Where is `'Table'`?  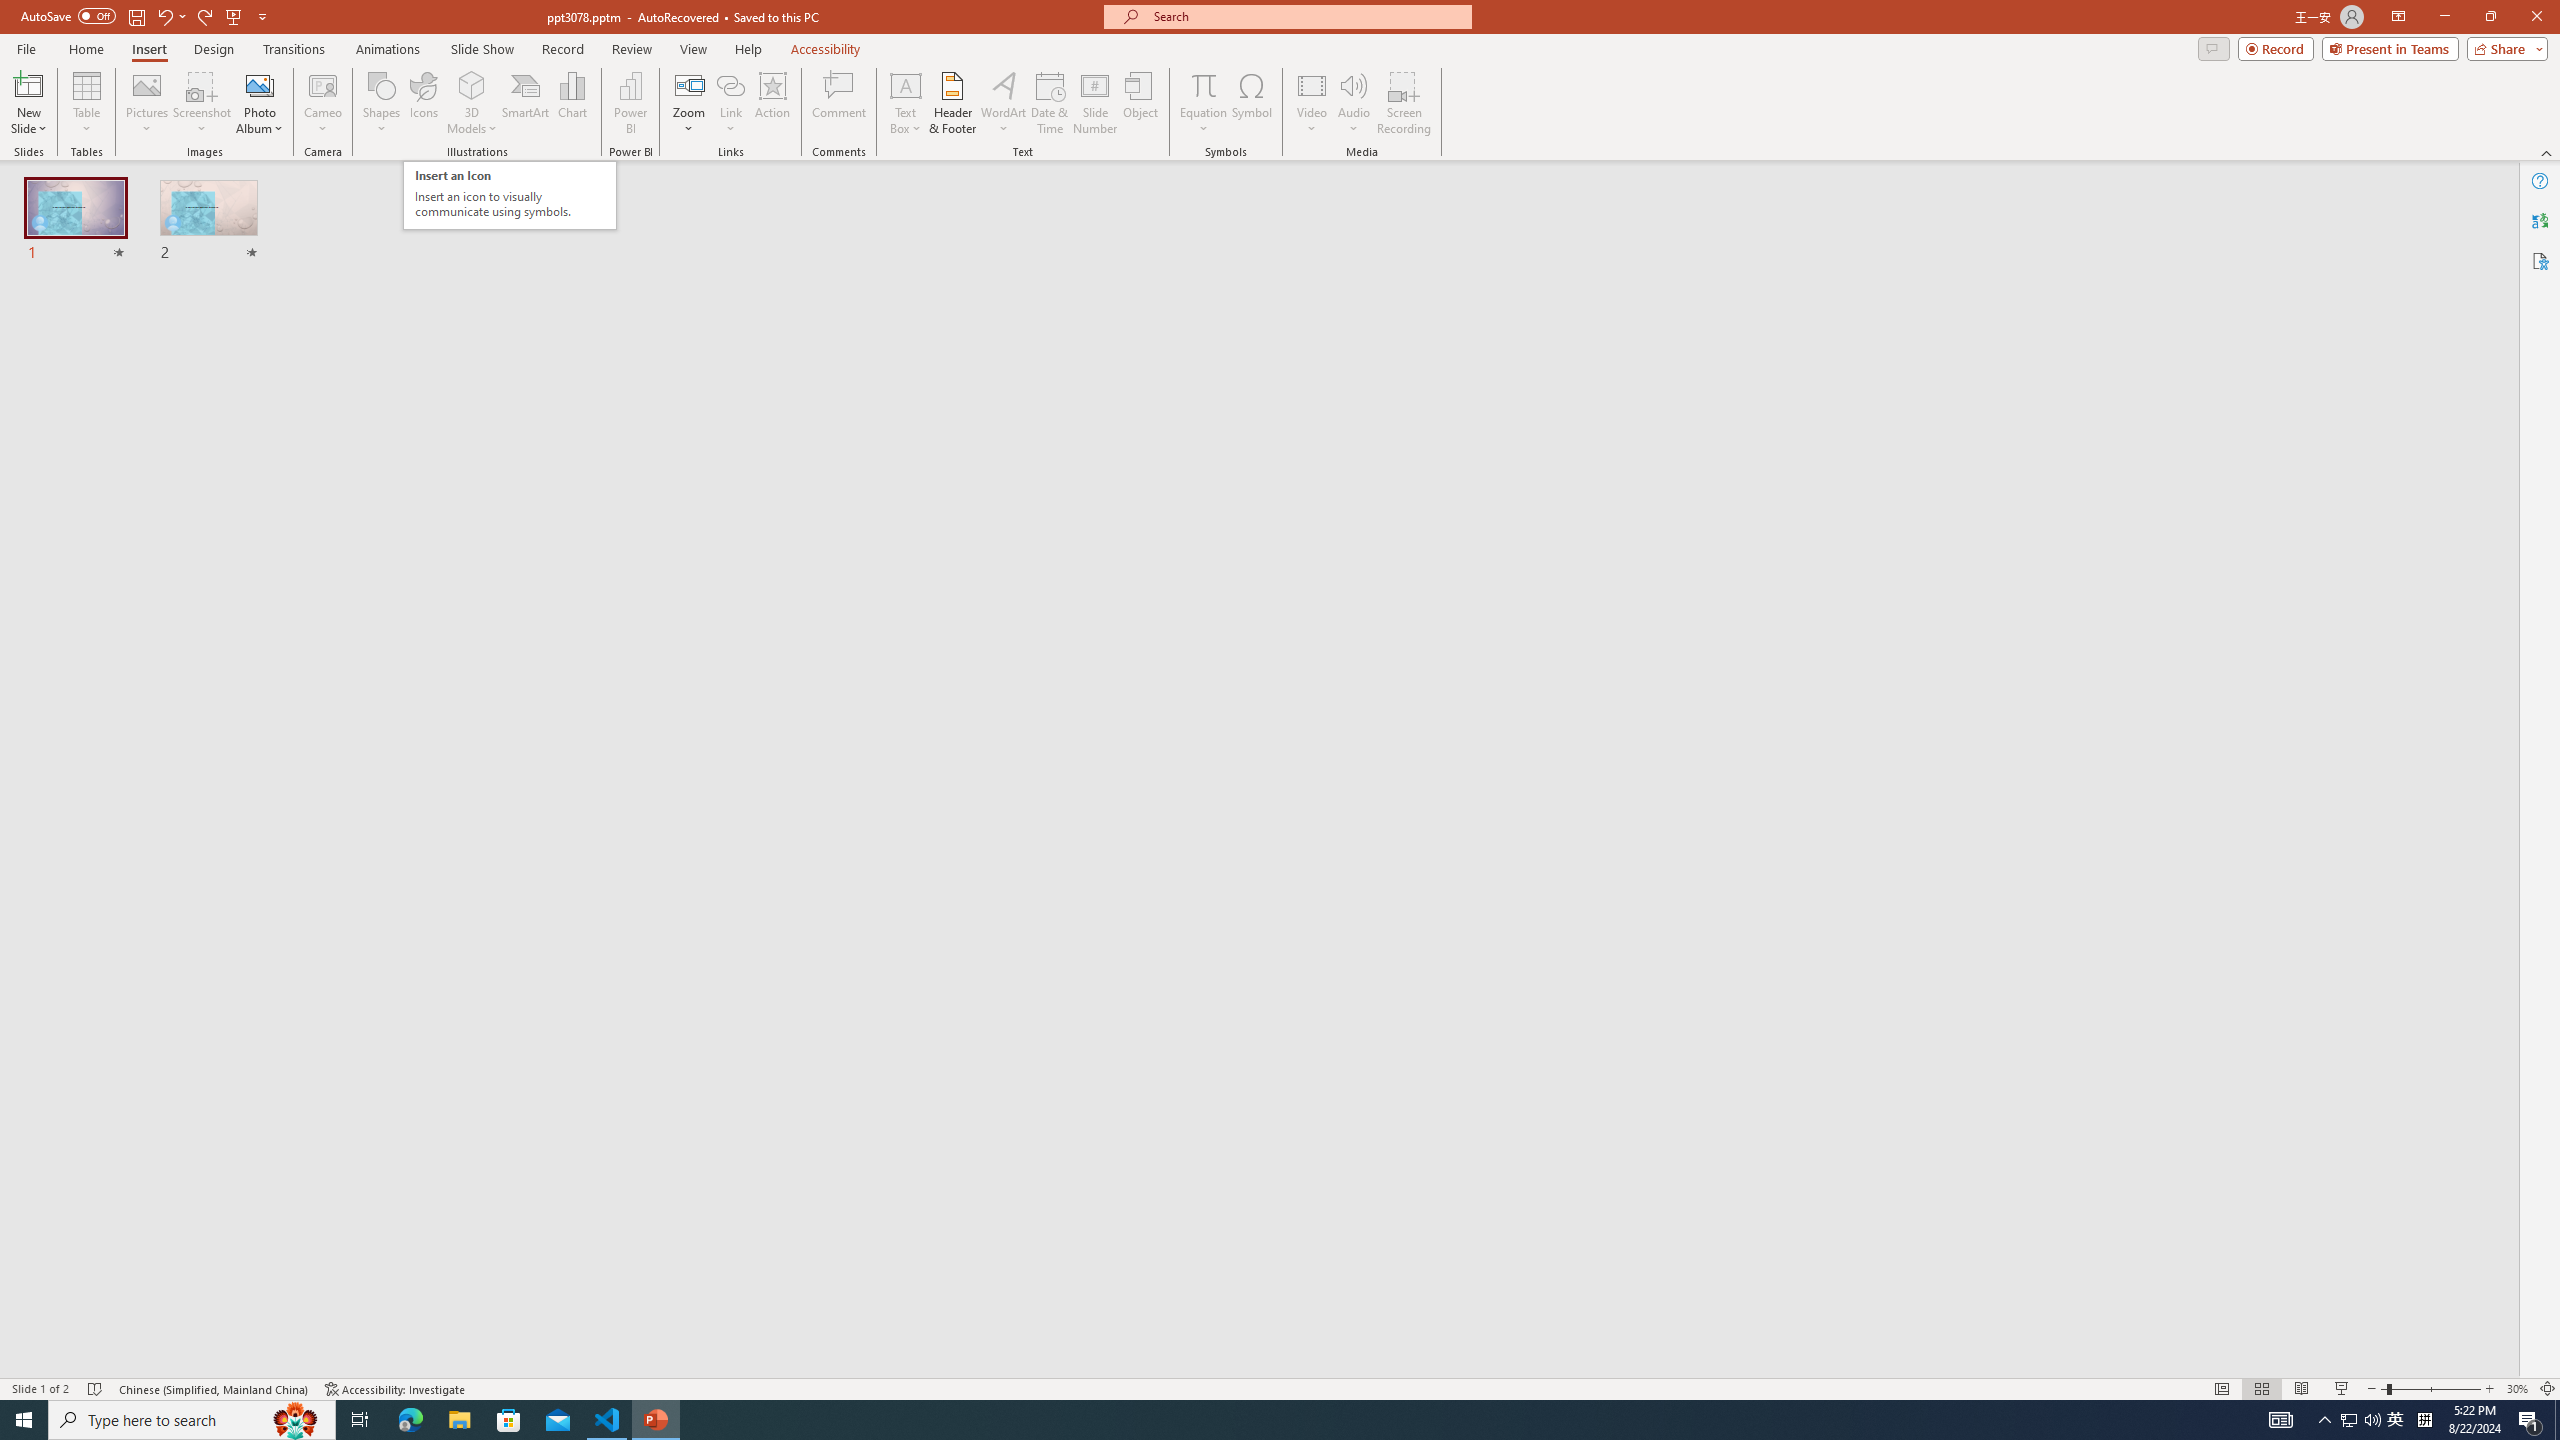 'Table' is located at coordinates (86, 103).